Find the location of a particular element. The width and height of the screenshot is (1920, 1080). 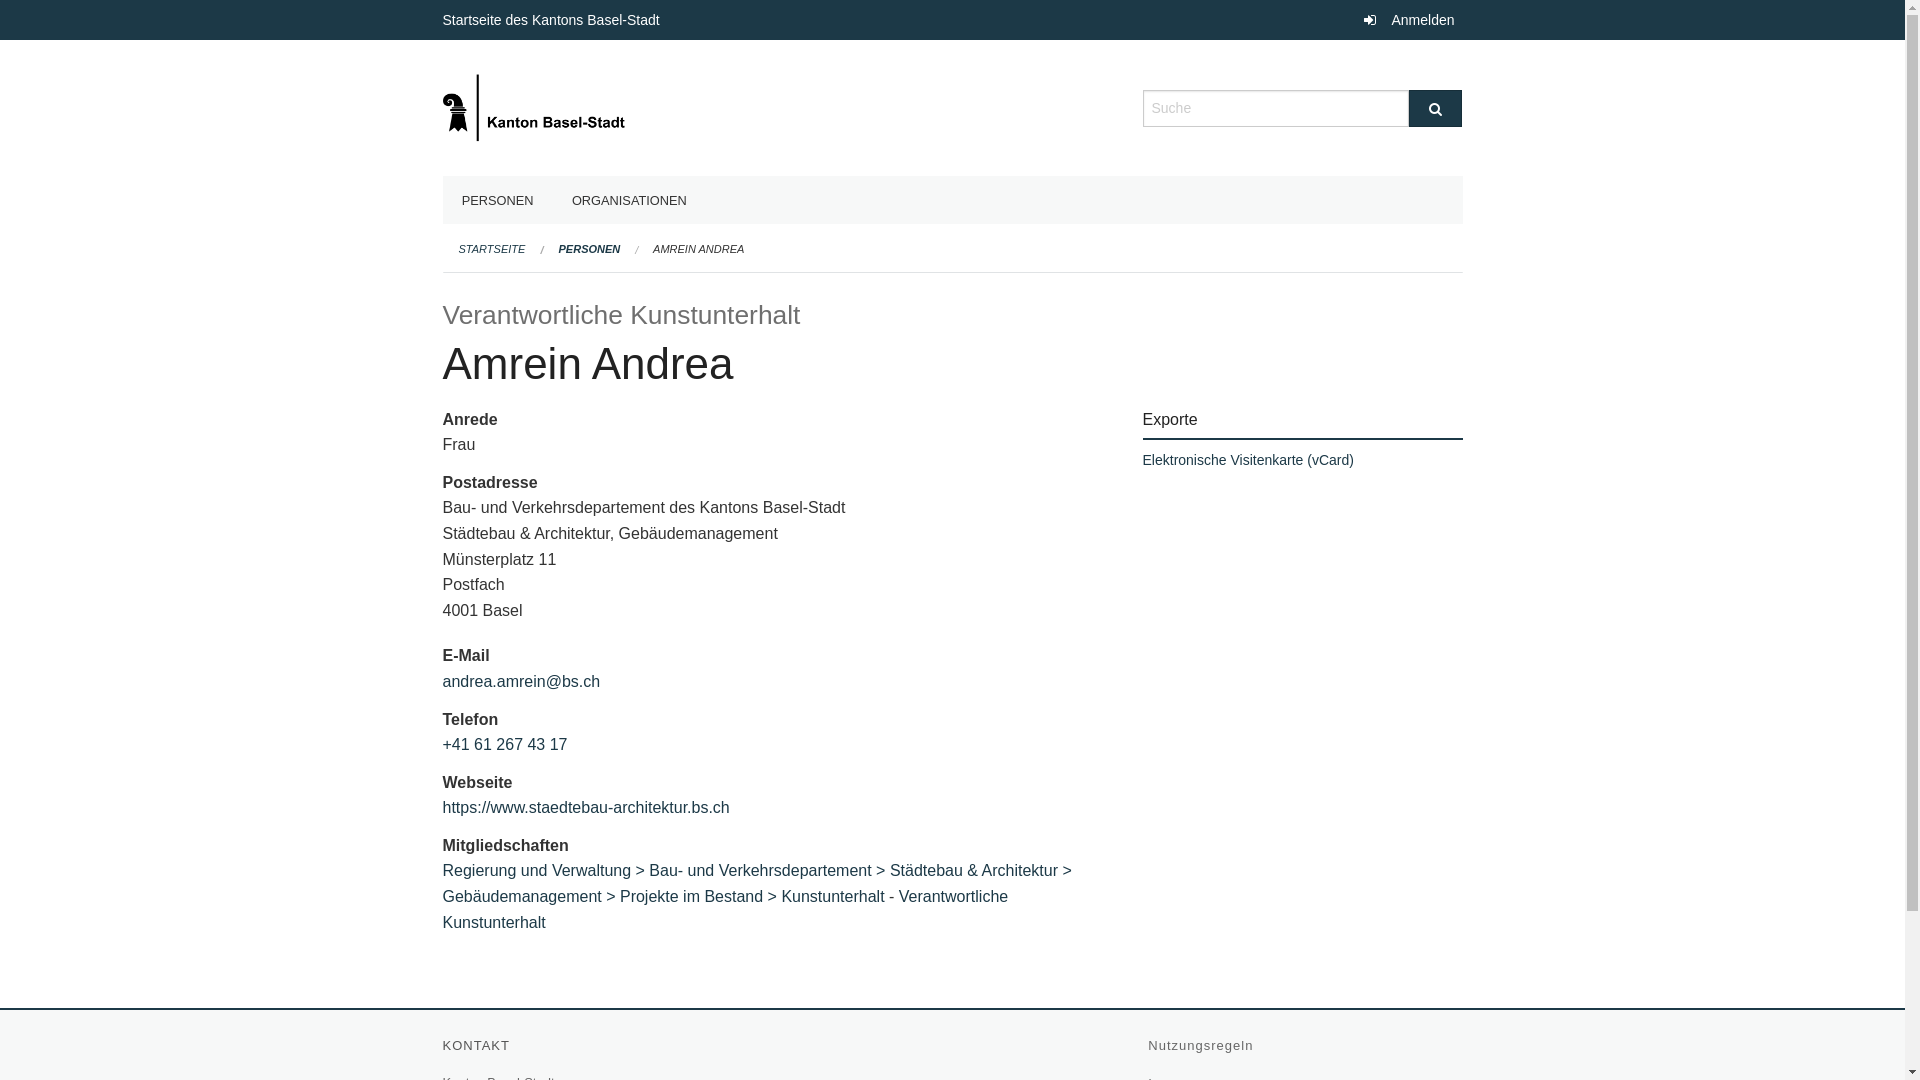

'Anmelden' is located at coordinates (1406, 19).